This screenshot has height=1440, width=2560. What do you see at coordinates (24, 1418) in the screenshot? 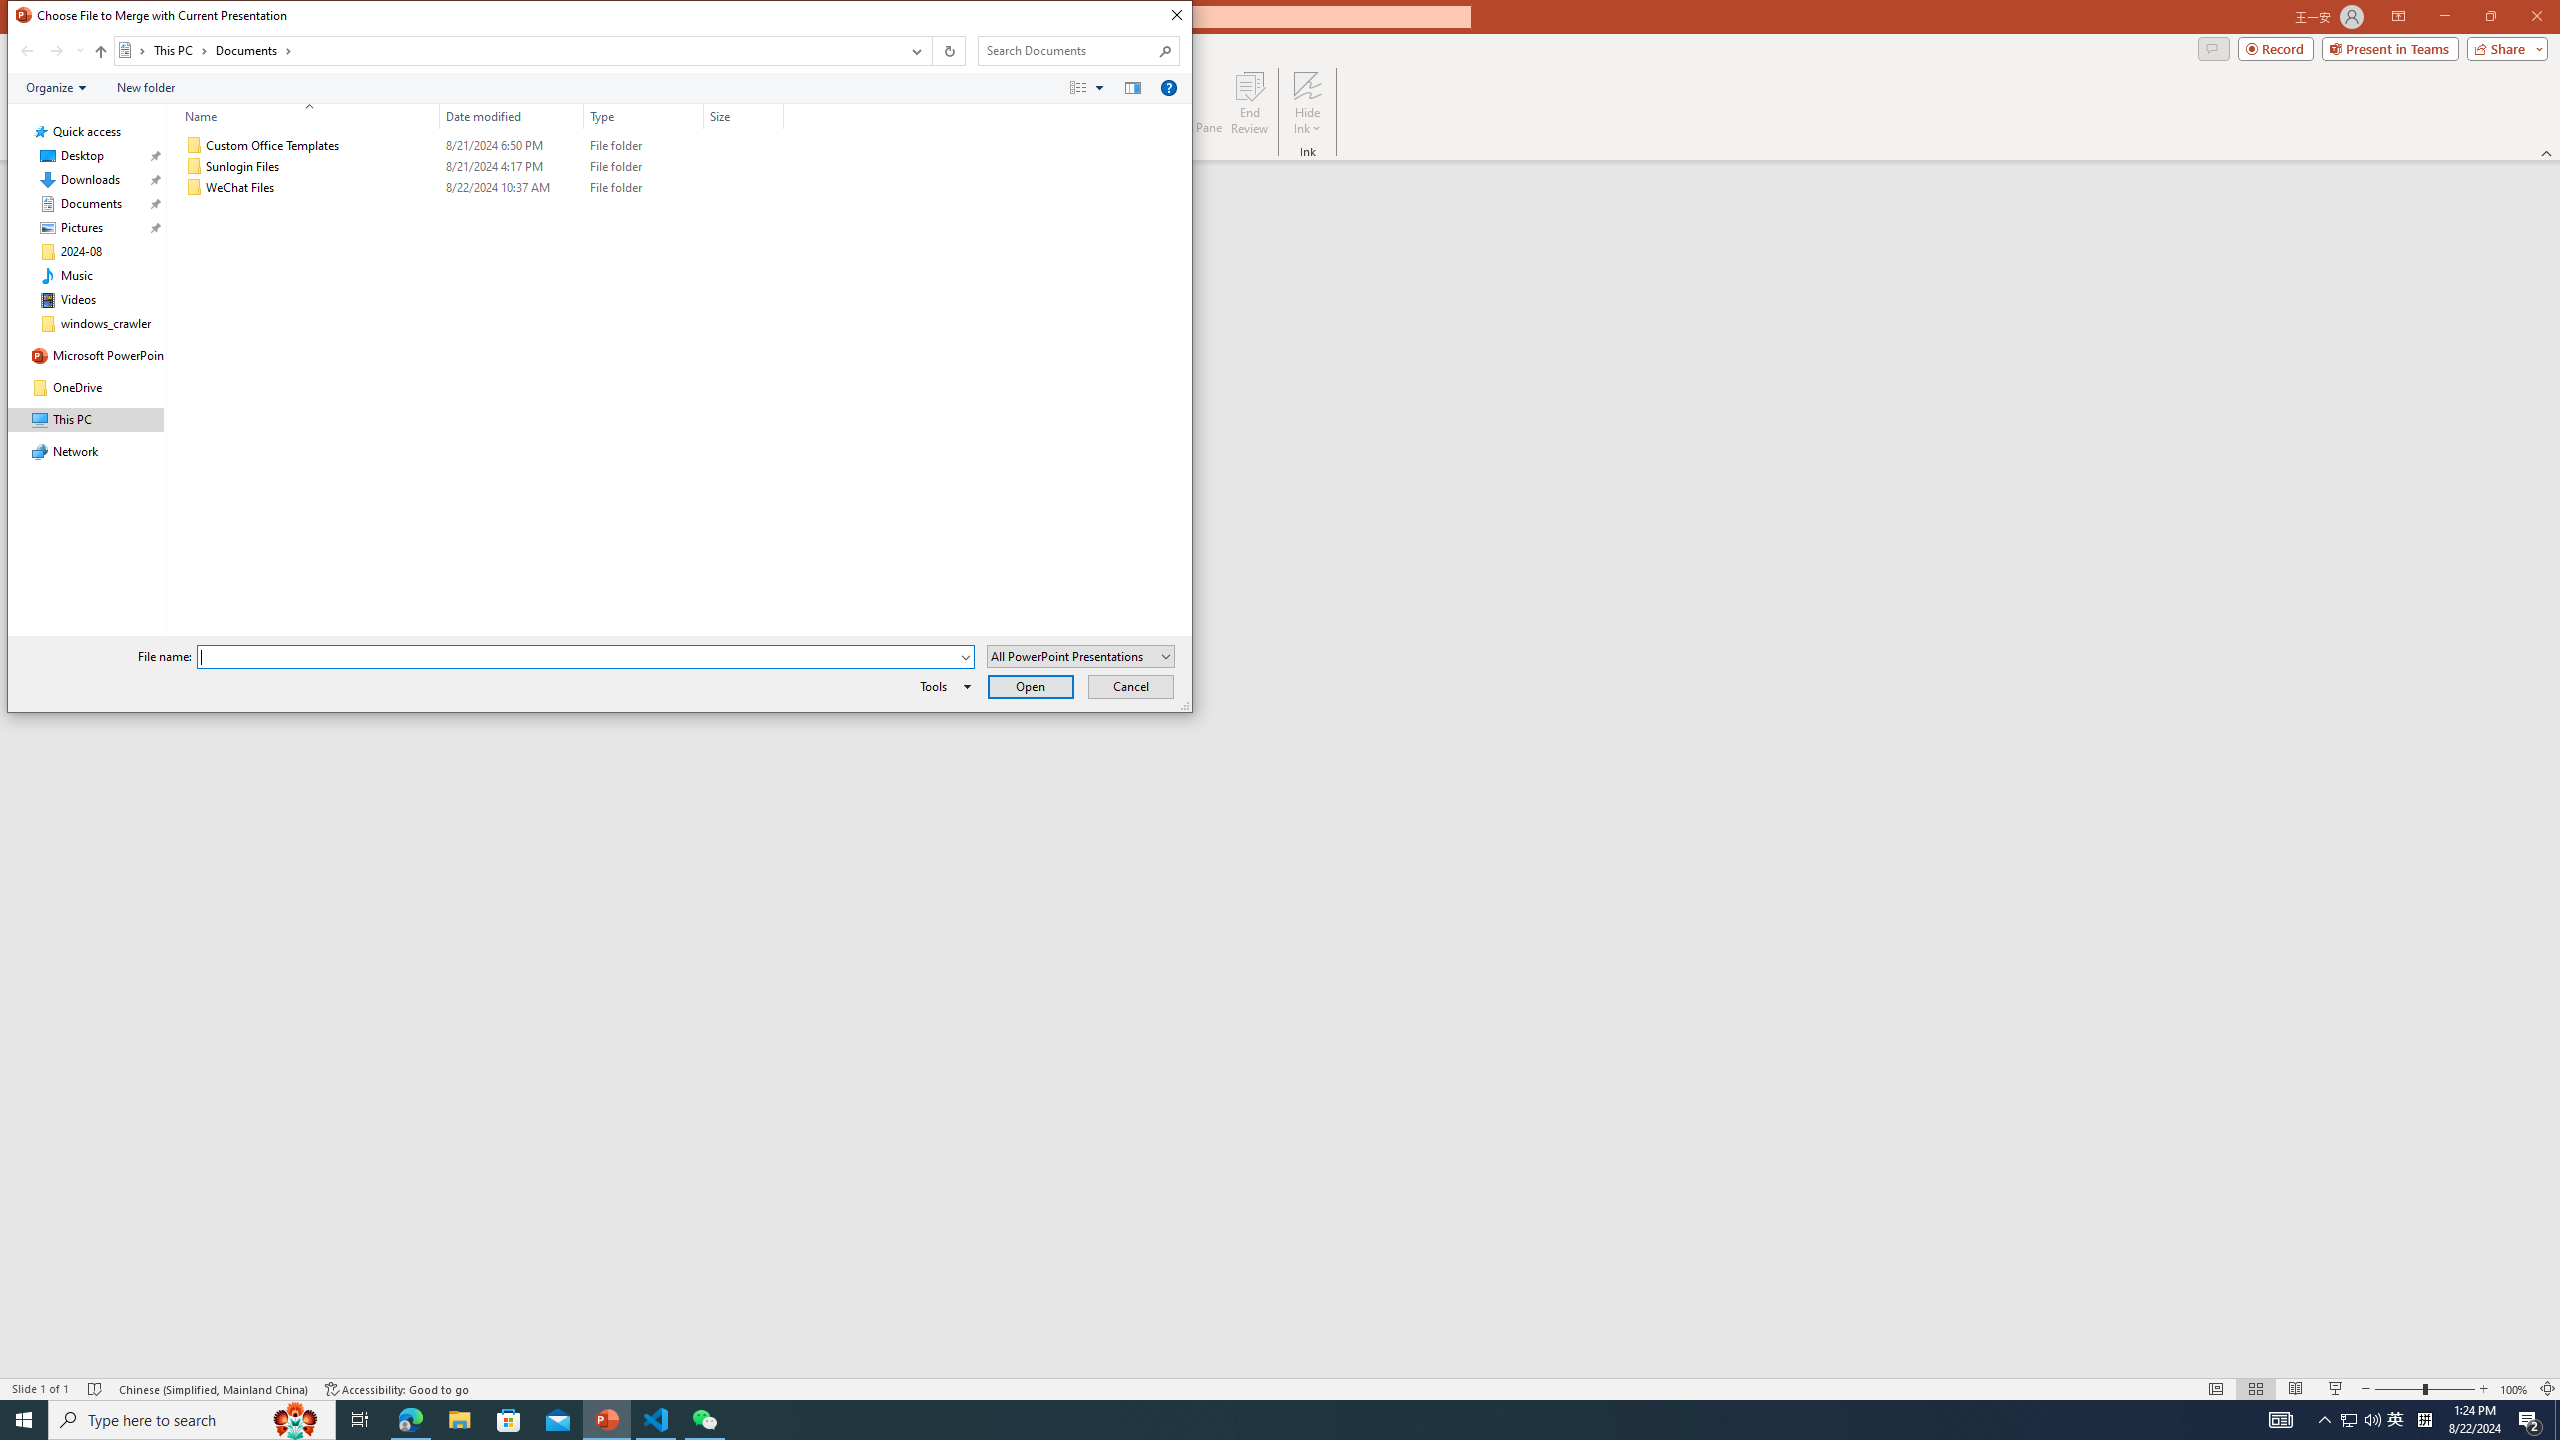
I see `'Start'` at bounding box center [24, 1418].